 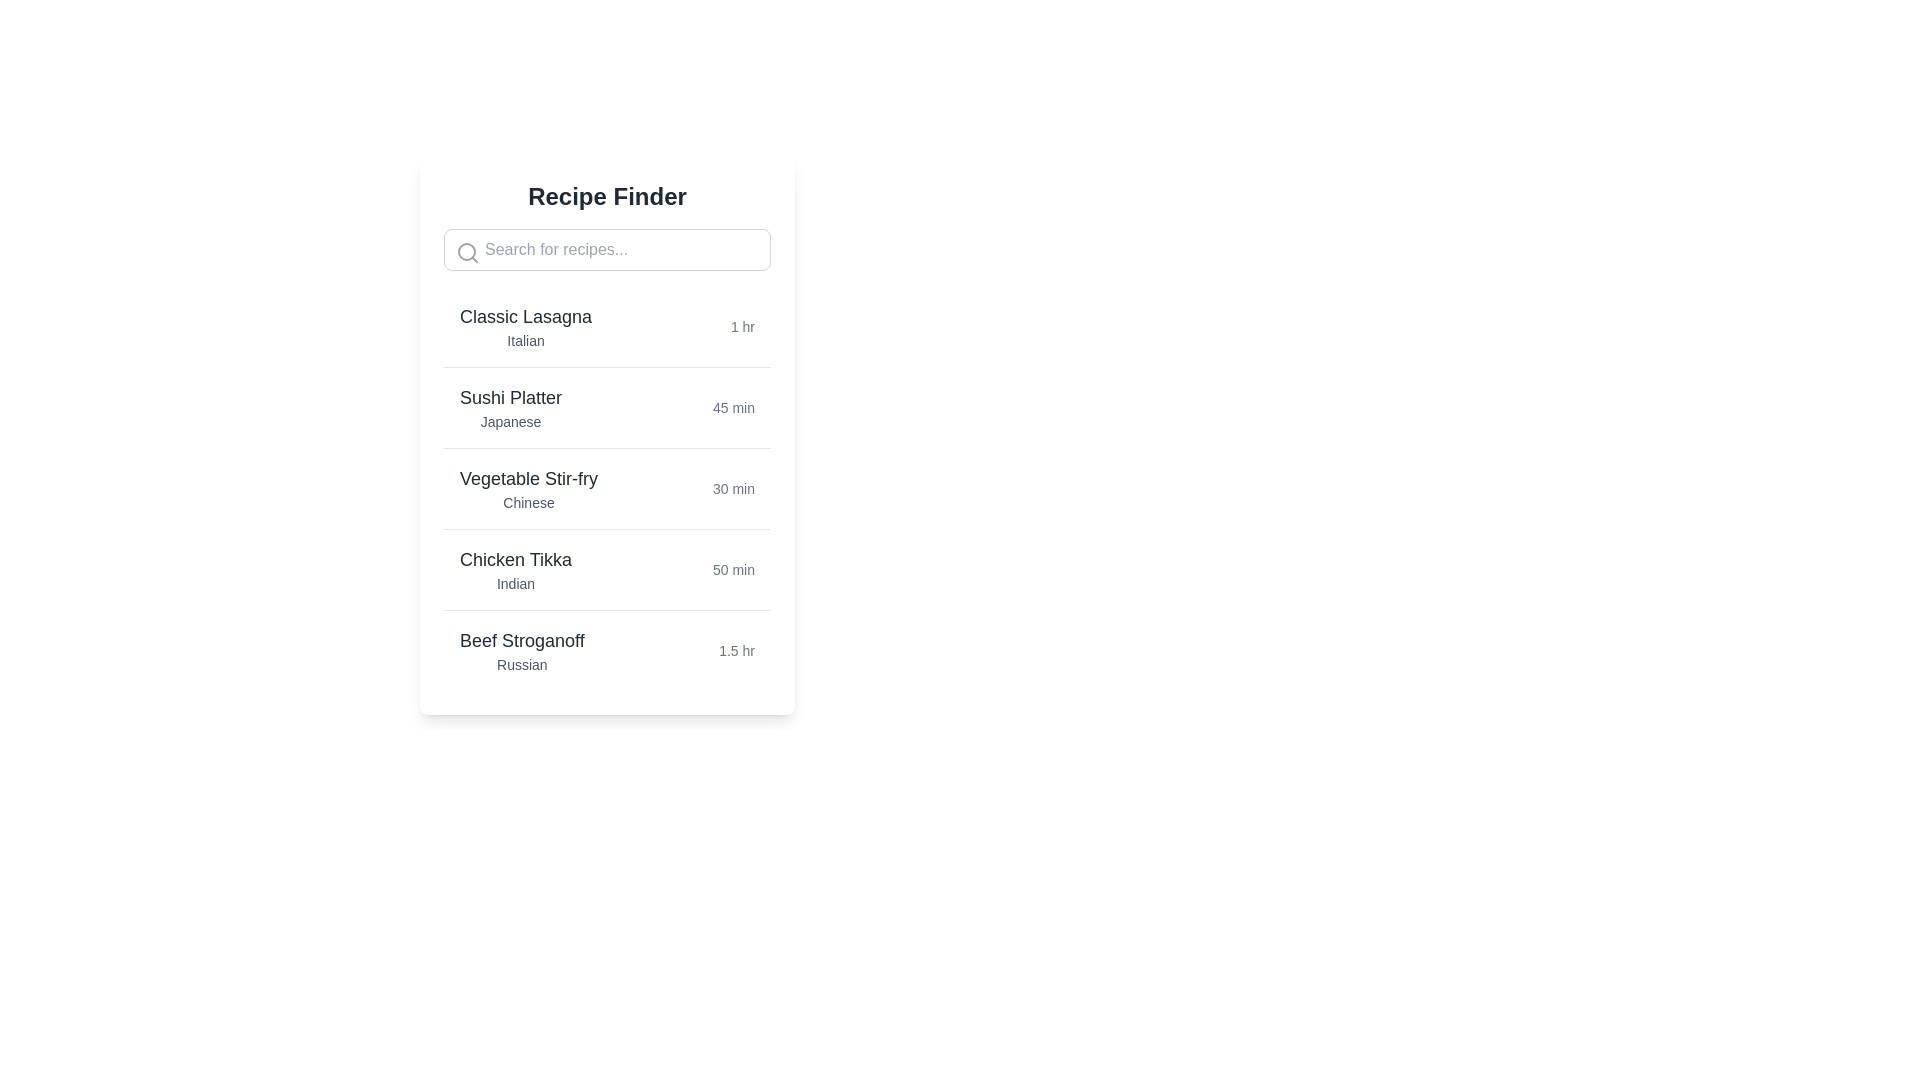 What do you see at coordinates (606, 196) in the screenshot?
I see `the Text Label that indicates the recipe-finding feature, positioned centrally at the top of the white card-like box` at bounding box center [606, 196].